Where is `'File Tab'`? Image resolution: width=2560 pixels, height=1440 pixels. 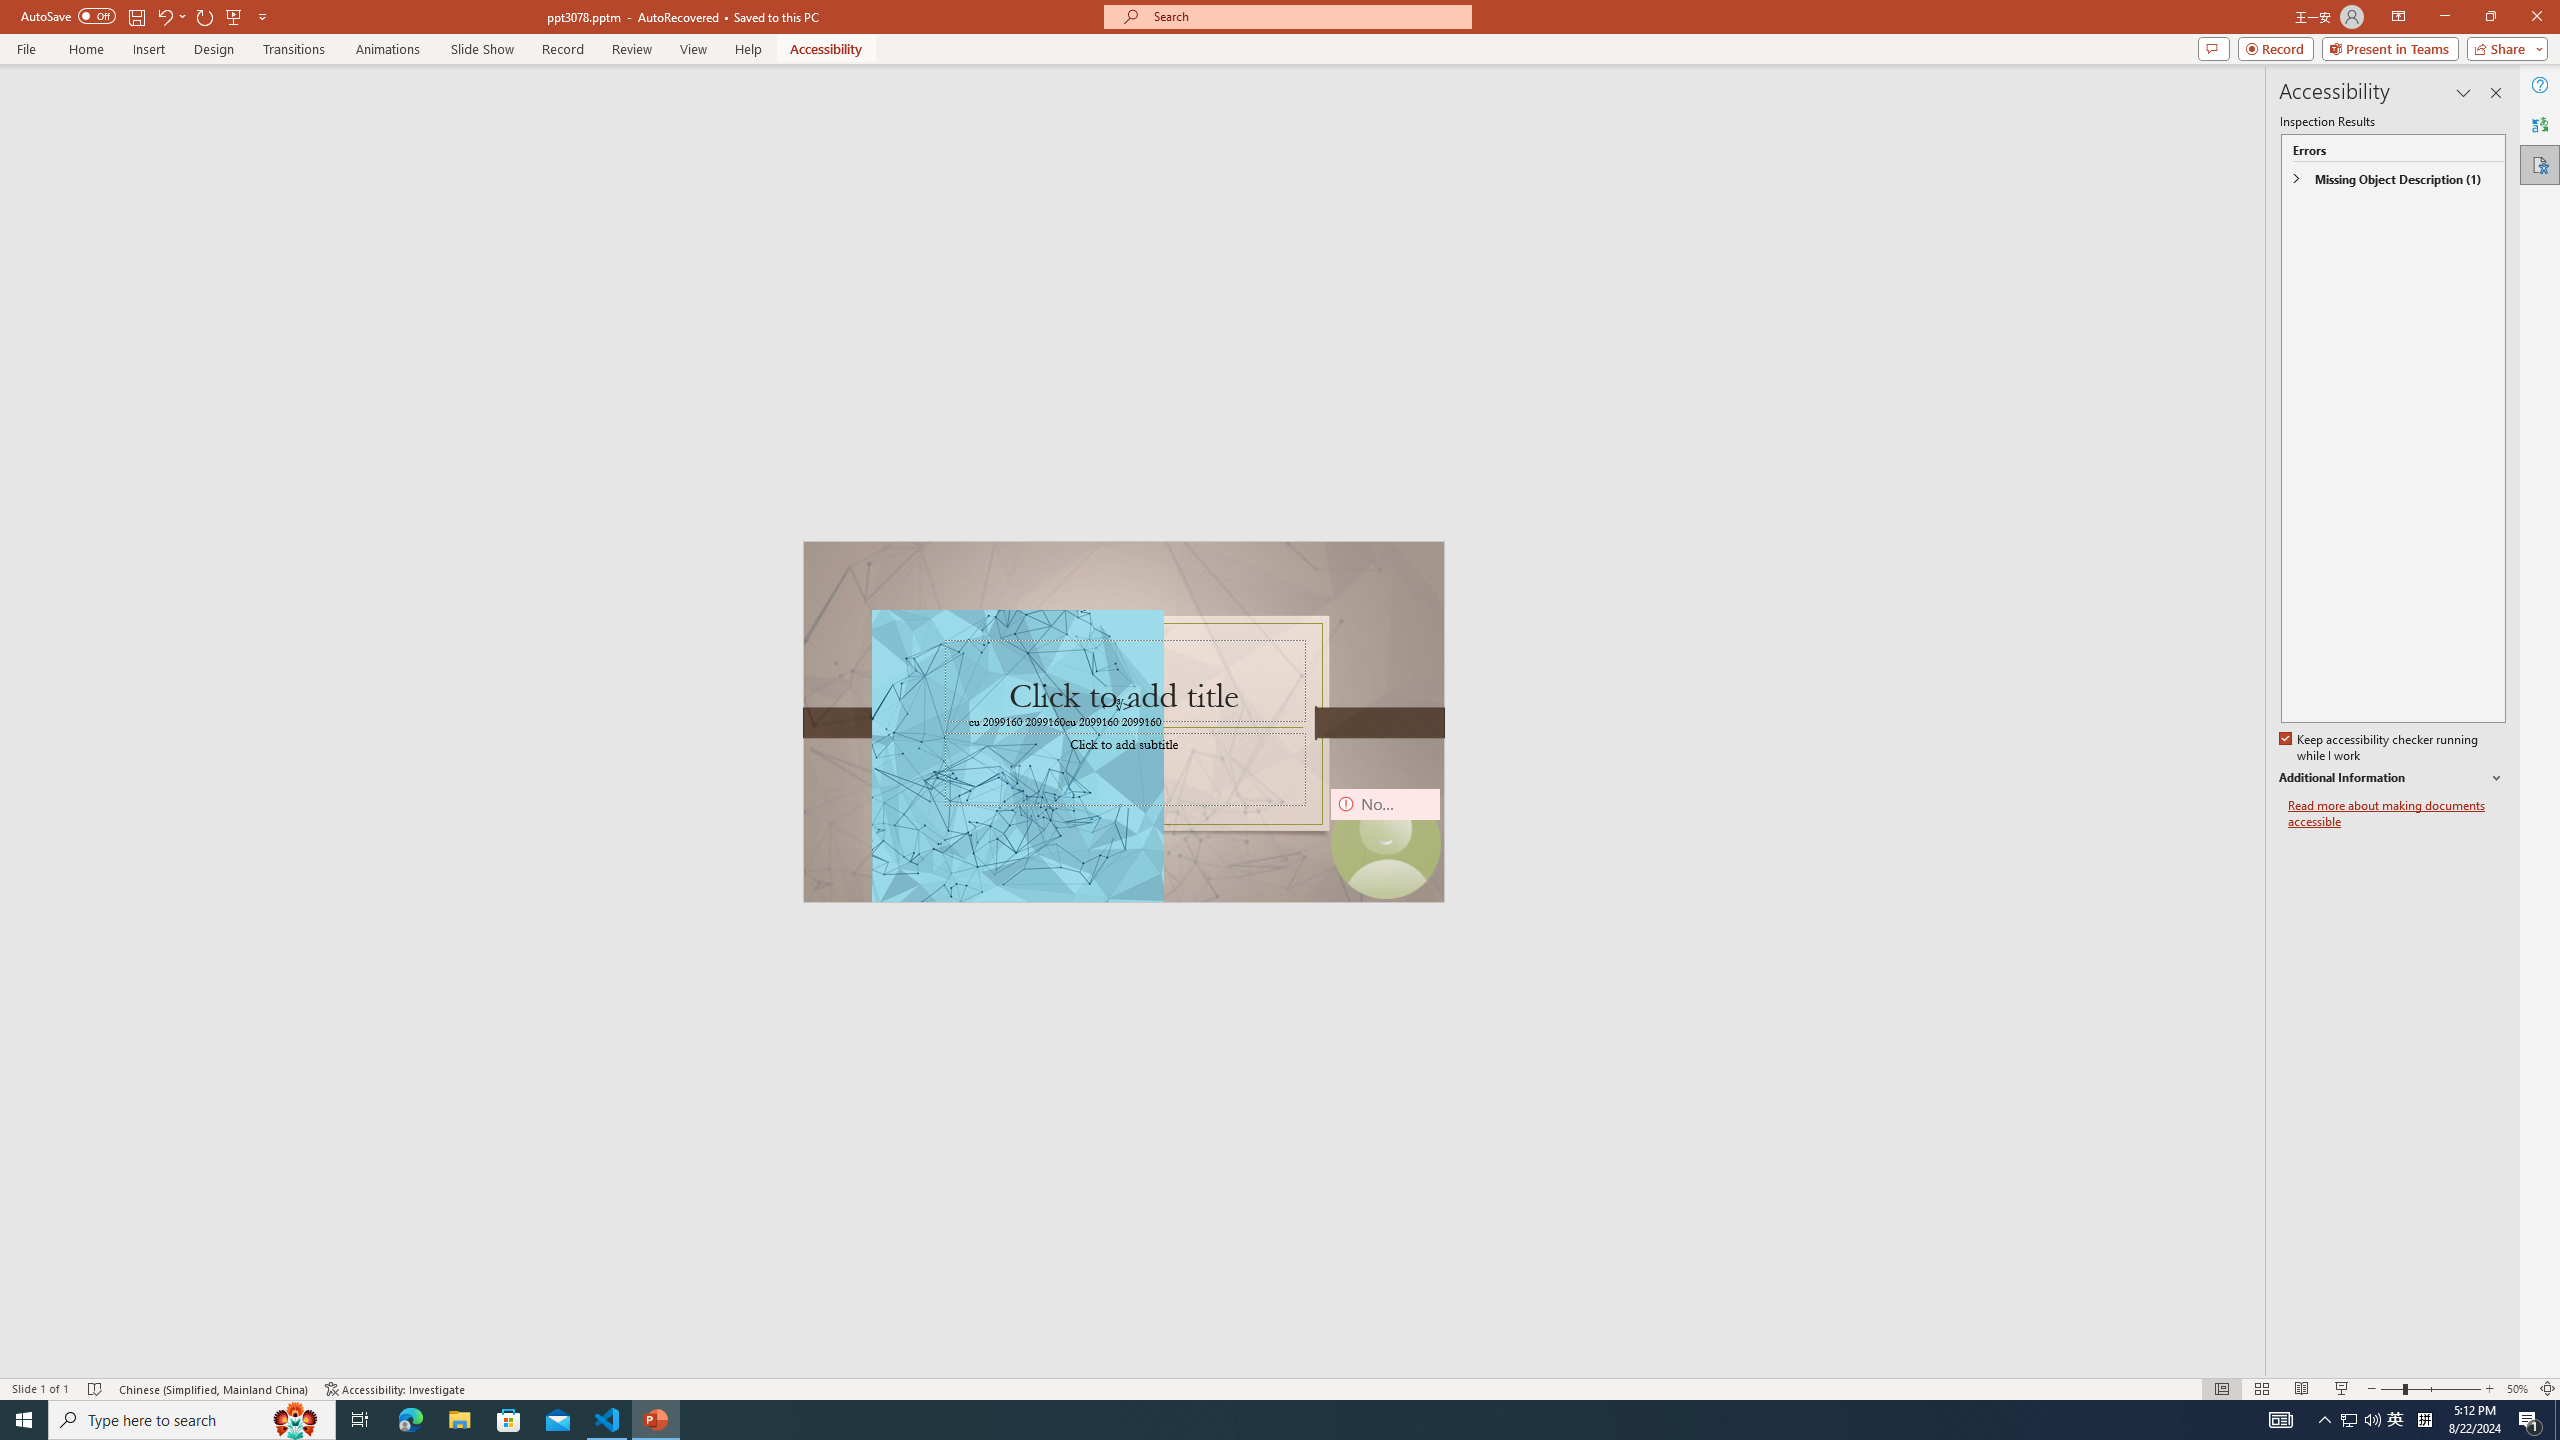
'File Tab' is located at coordinates (25, 47).